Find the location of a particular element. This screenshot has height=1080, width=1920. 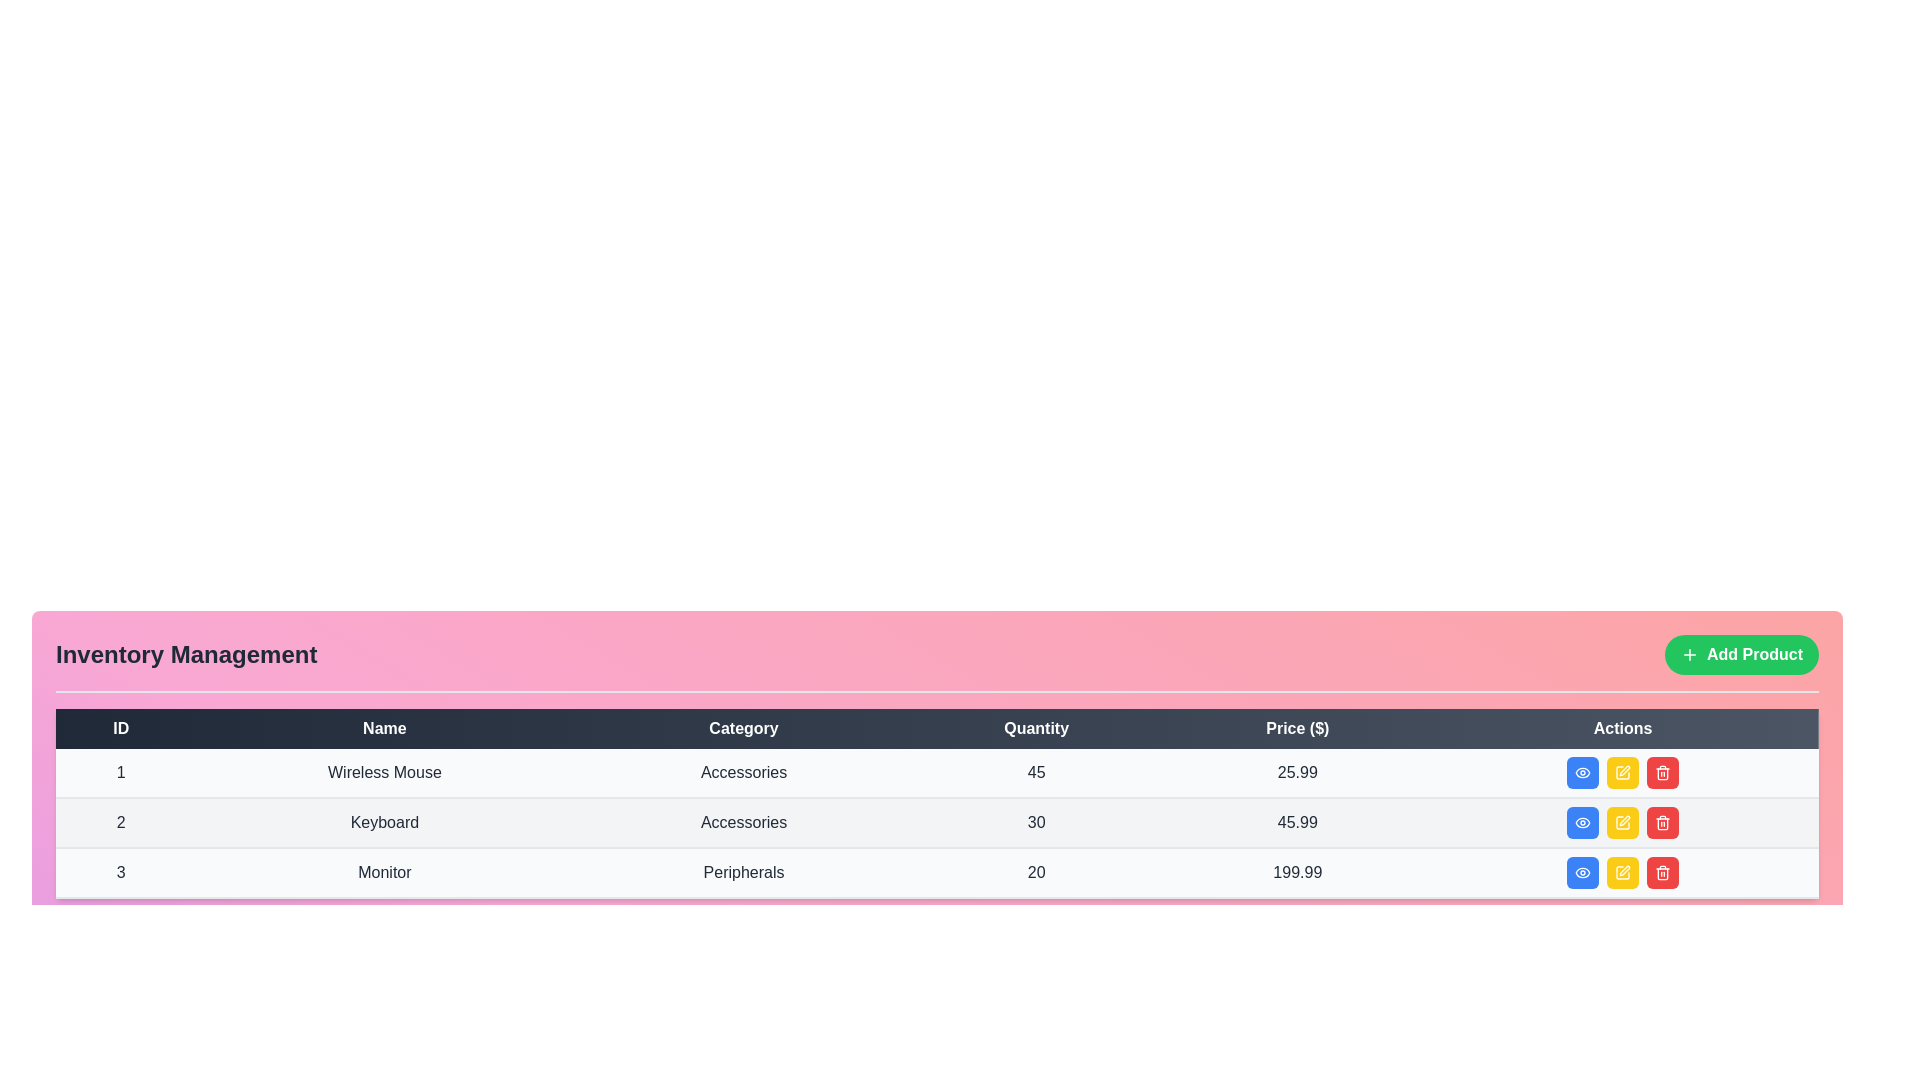

the eye icon associated with the view or preview action in the 'Actions' column of the table, specifically in the second row corresponding to the 'Keyboard' item is located at coordinates (1582, 822).